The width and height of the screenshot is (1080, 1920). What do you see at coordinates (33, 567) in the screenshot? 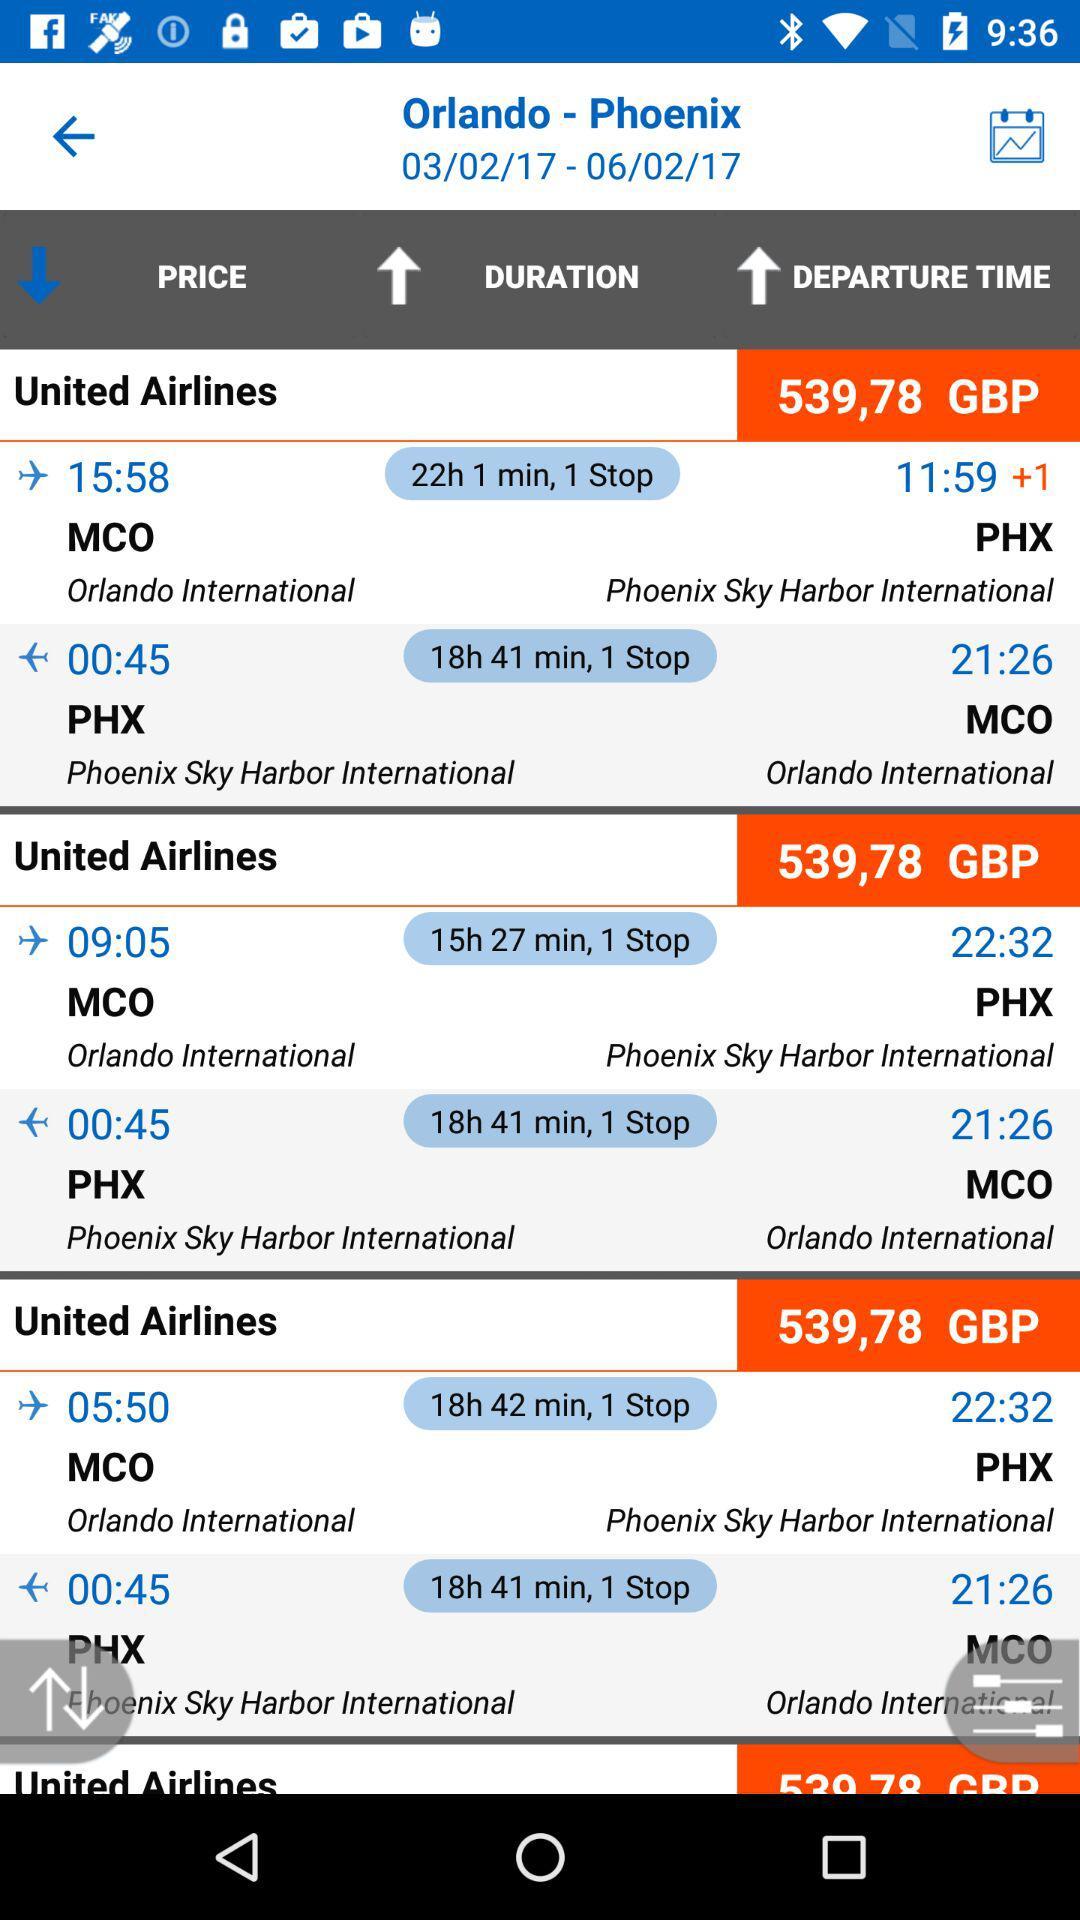
I see `the icon next to mco item` at bounding box center [33, 567].